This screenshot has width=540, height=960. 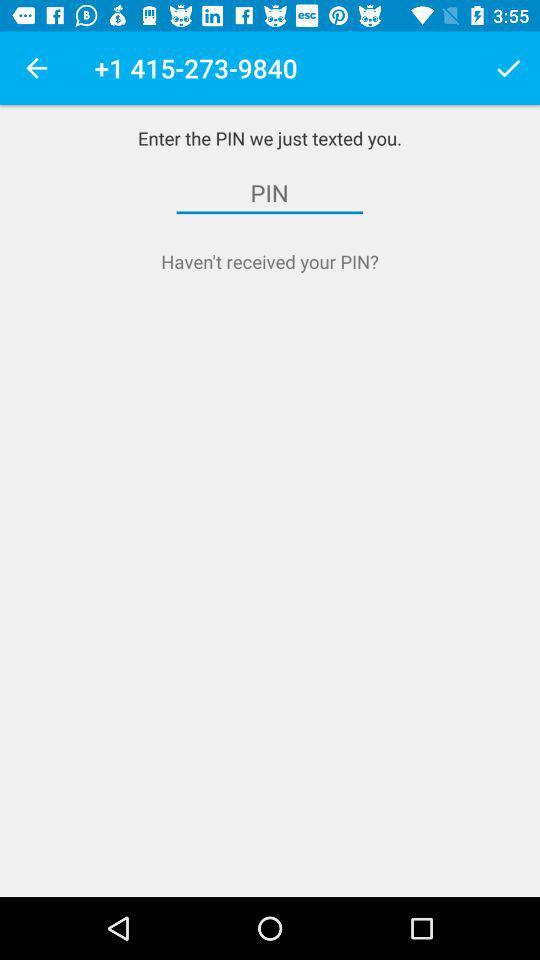 What do you see at coordinates (36, 68) in the screenshot?
I see `the item next to the 1 415 273` at bounding box center [36, 68].